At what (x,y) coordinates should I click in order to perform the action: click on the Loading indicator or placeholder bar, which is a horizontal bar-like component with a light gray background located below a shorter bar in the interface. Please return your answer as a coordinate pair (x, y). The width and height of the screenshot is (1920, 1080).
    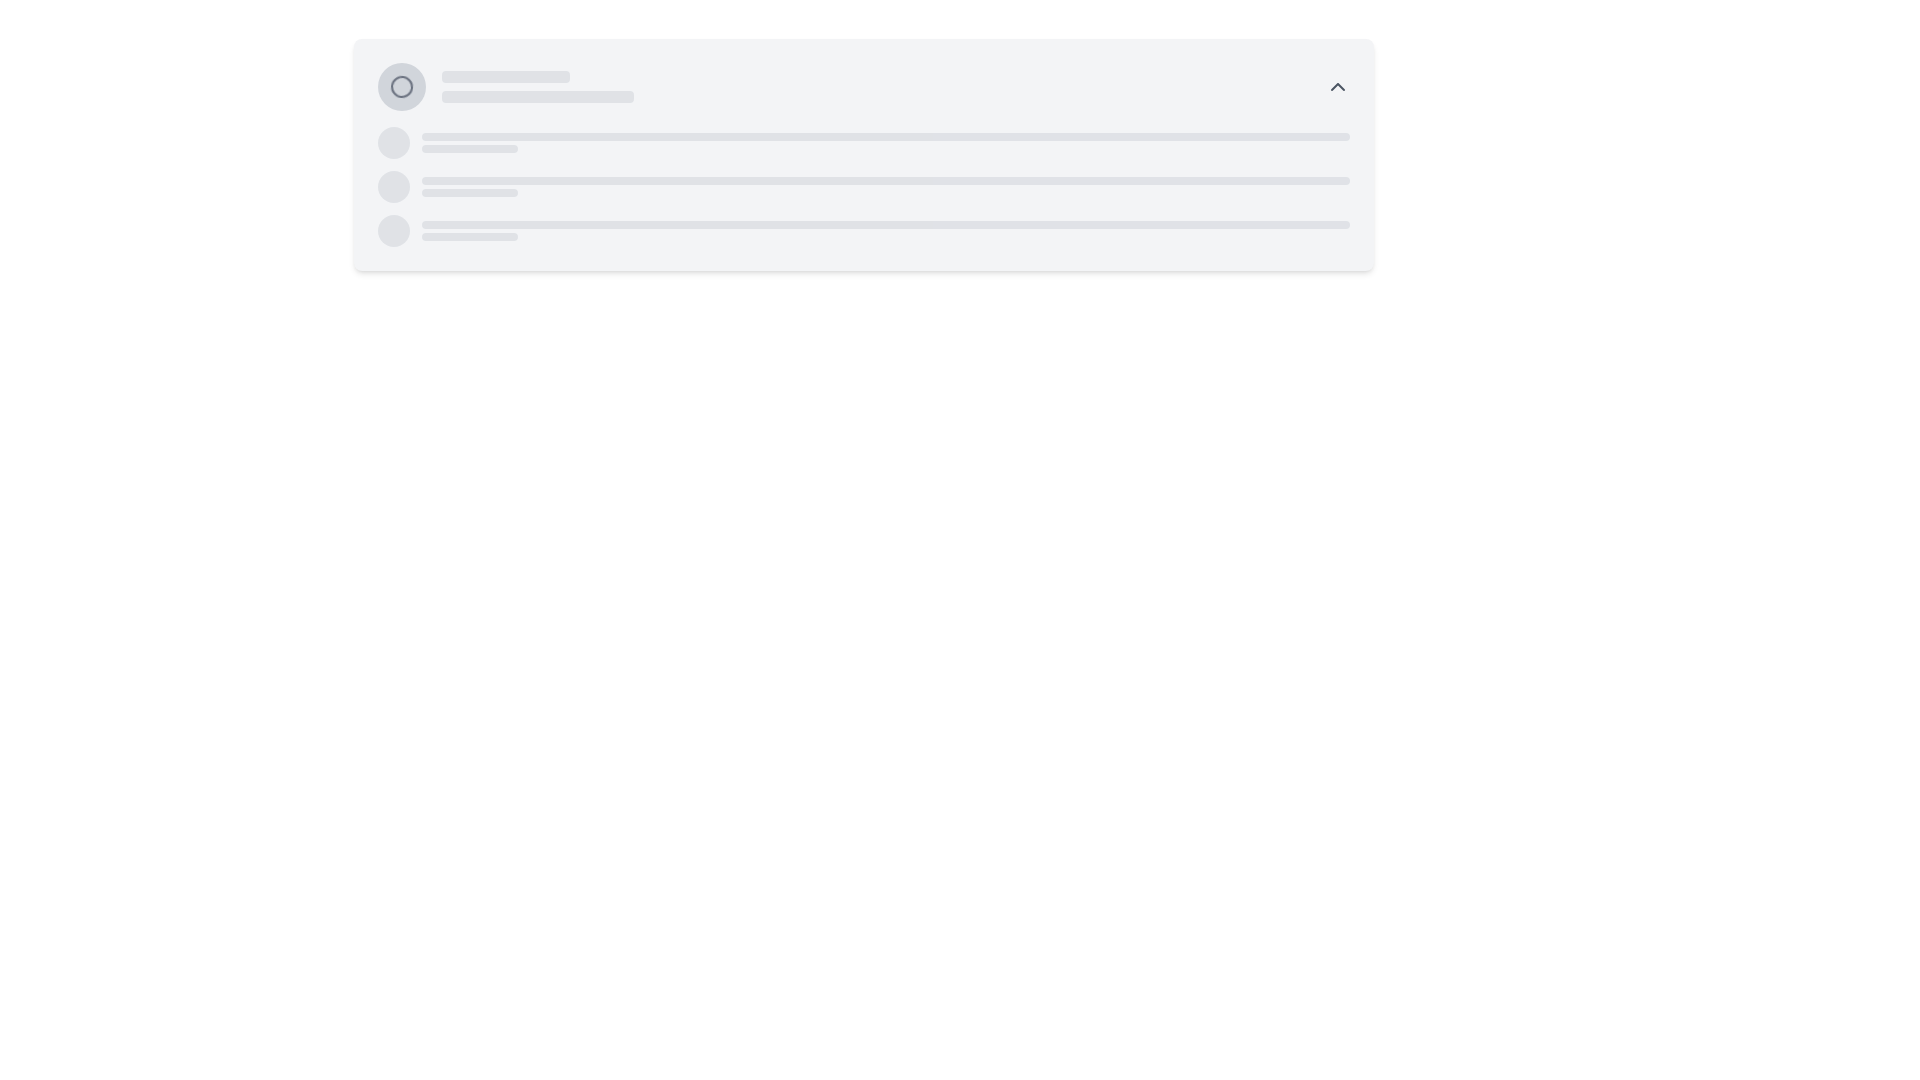
    Looking at the image, I should click on (537, 96).